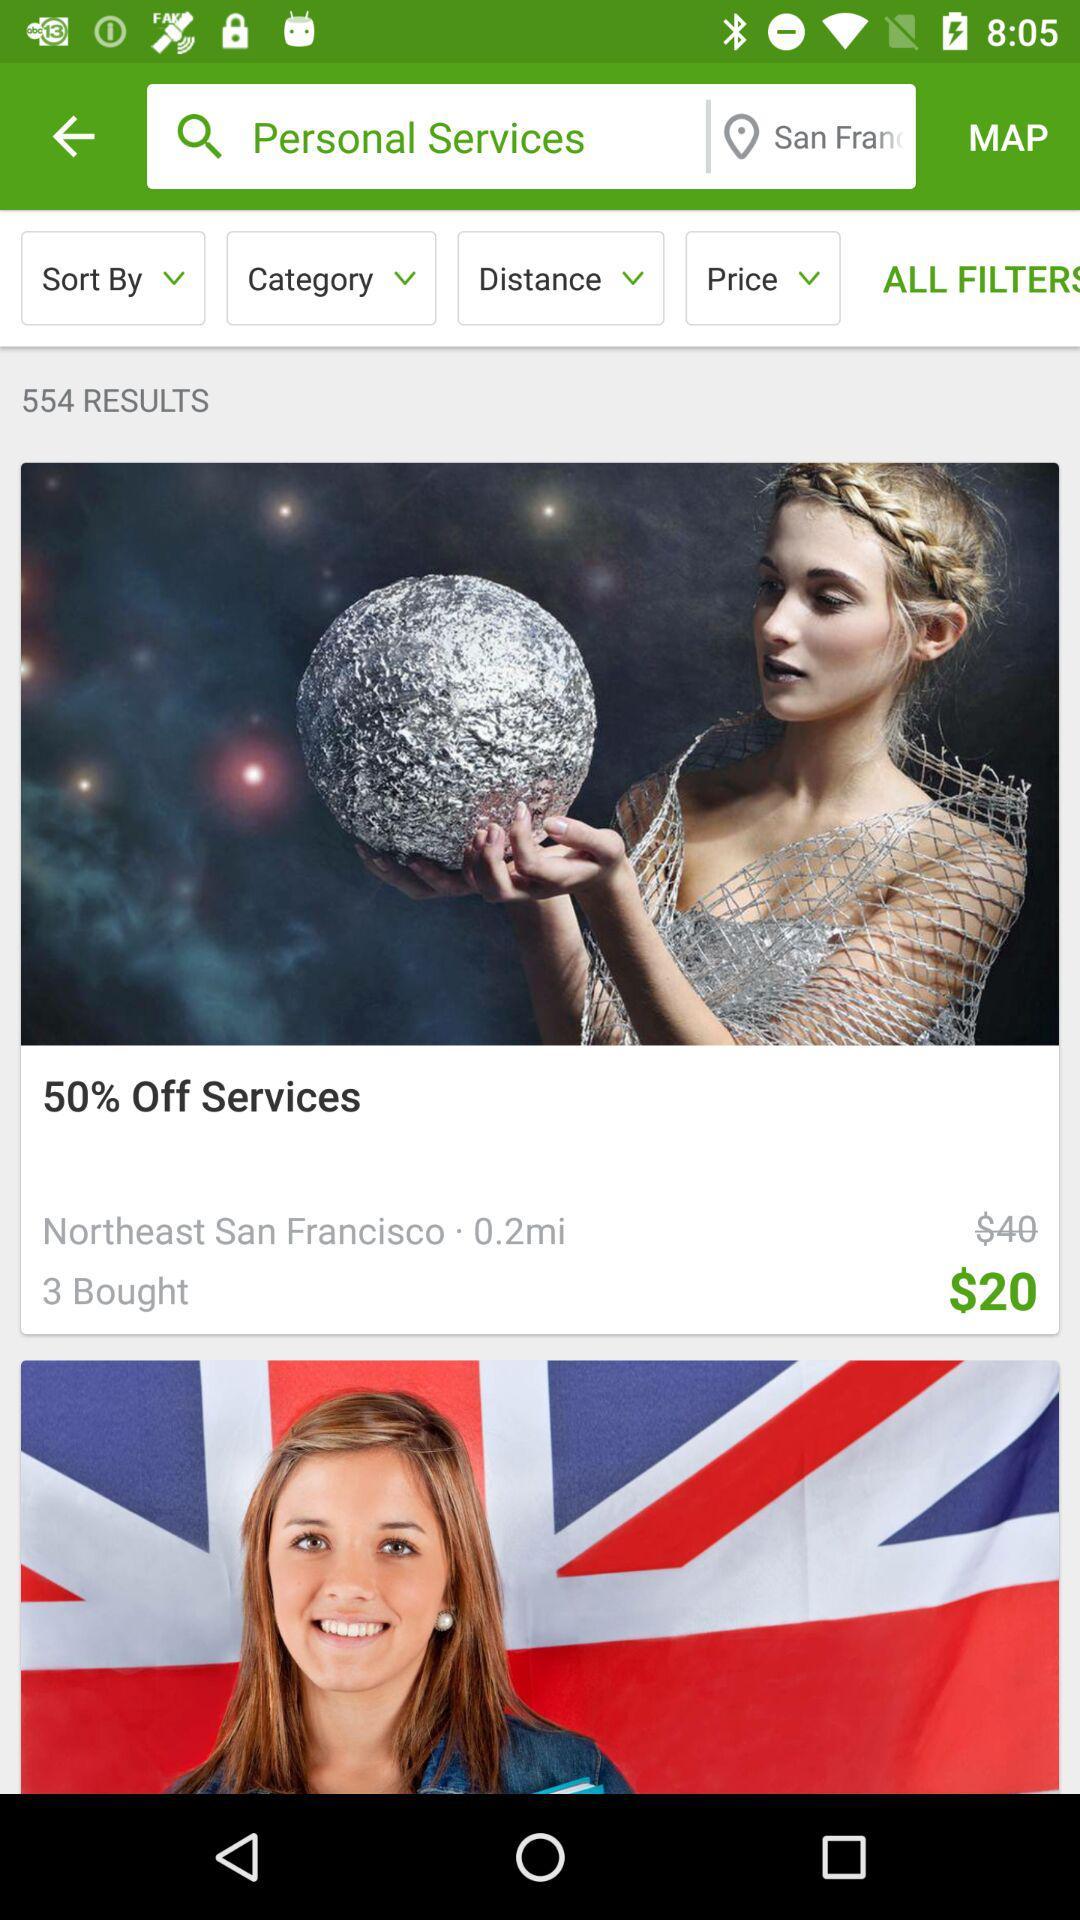 This screenshot has height=1920, width=1080. I want to click on the icon below the map, so click(964, 277).